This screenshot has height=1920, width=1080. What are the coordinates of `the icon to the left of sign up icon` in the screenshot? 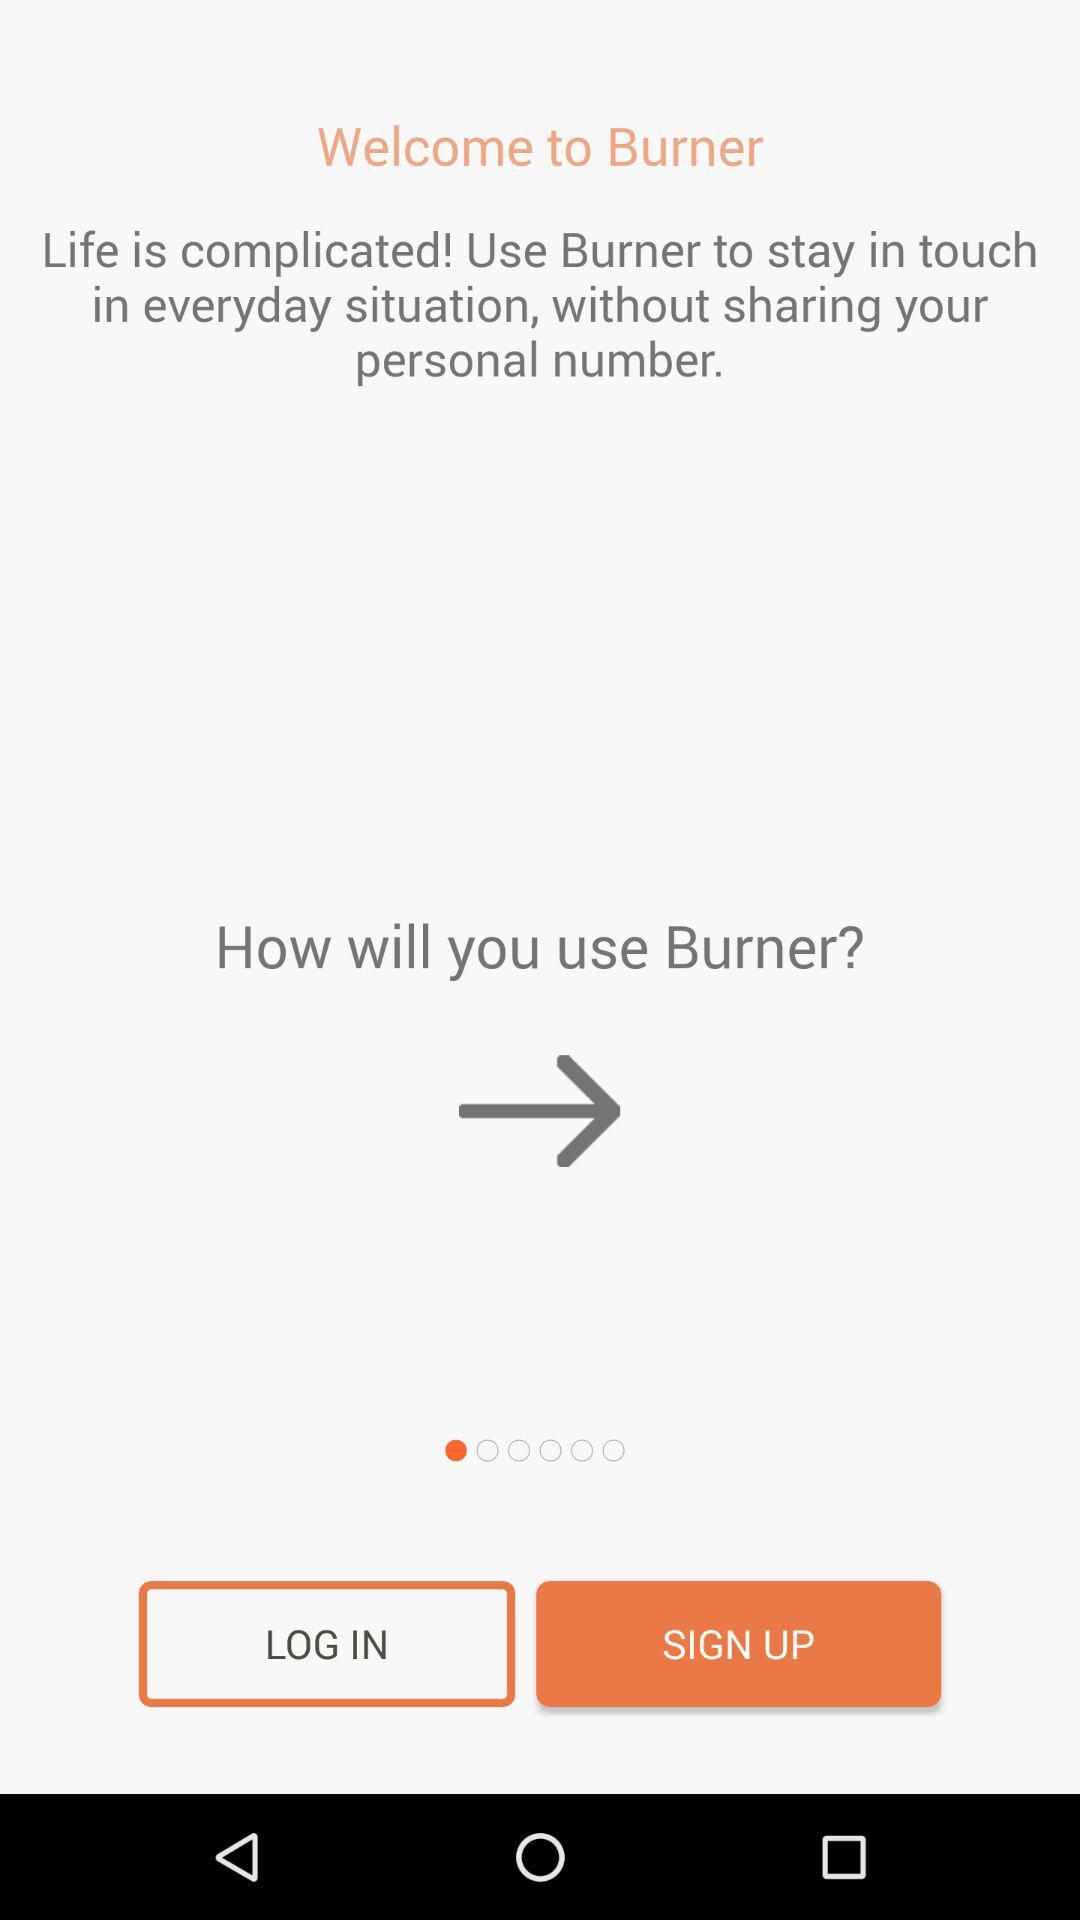 It's located at (326, 1644).